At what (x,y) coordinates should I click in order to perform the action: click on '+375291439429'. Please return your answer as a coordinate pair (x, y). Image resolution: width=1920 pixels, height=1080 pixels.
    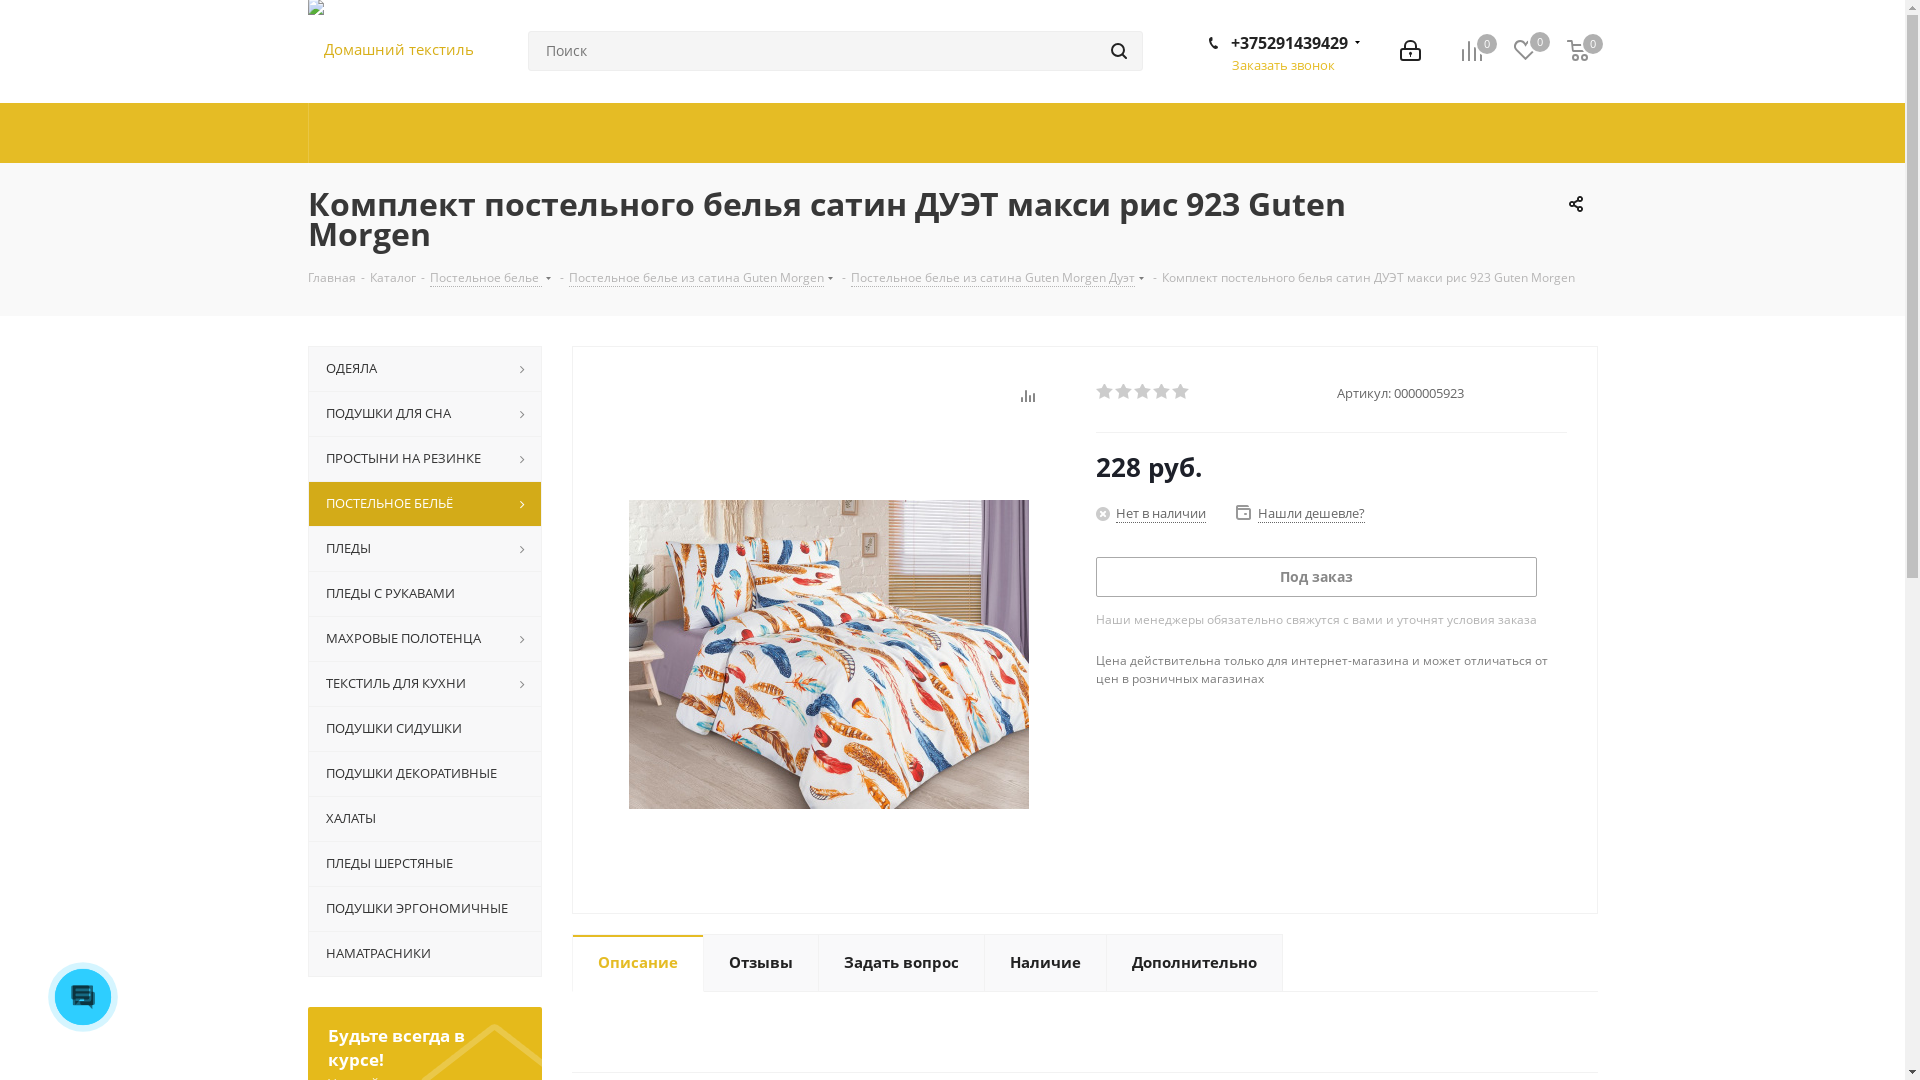
    Looking at the image, I should click on (1288, 42).